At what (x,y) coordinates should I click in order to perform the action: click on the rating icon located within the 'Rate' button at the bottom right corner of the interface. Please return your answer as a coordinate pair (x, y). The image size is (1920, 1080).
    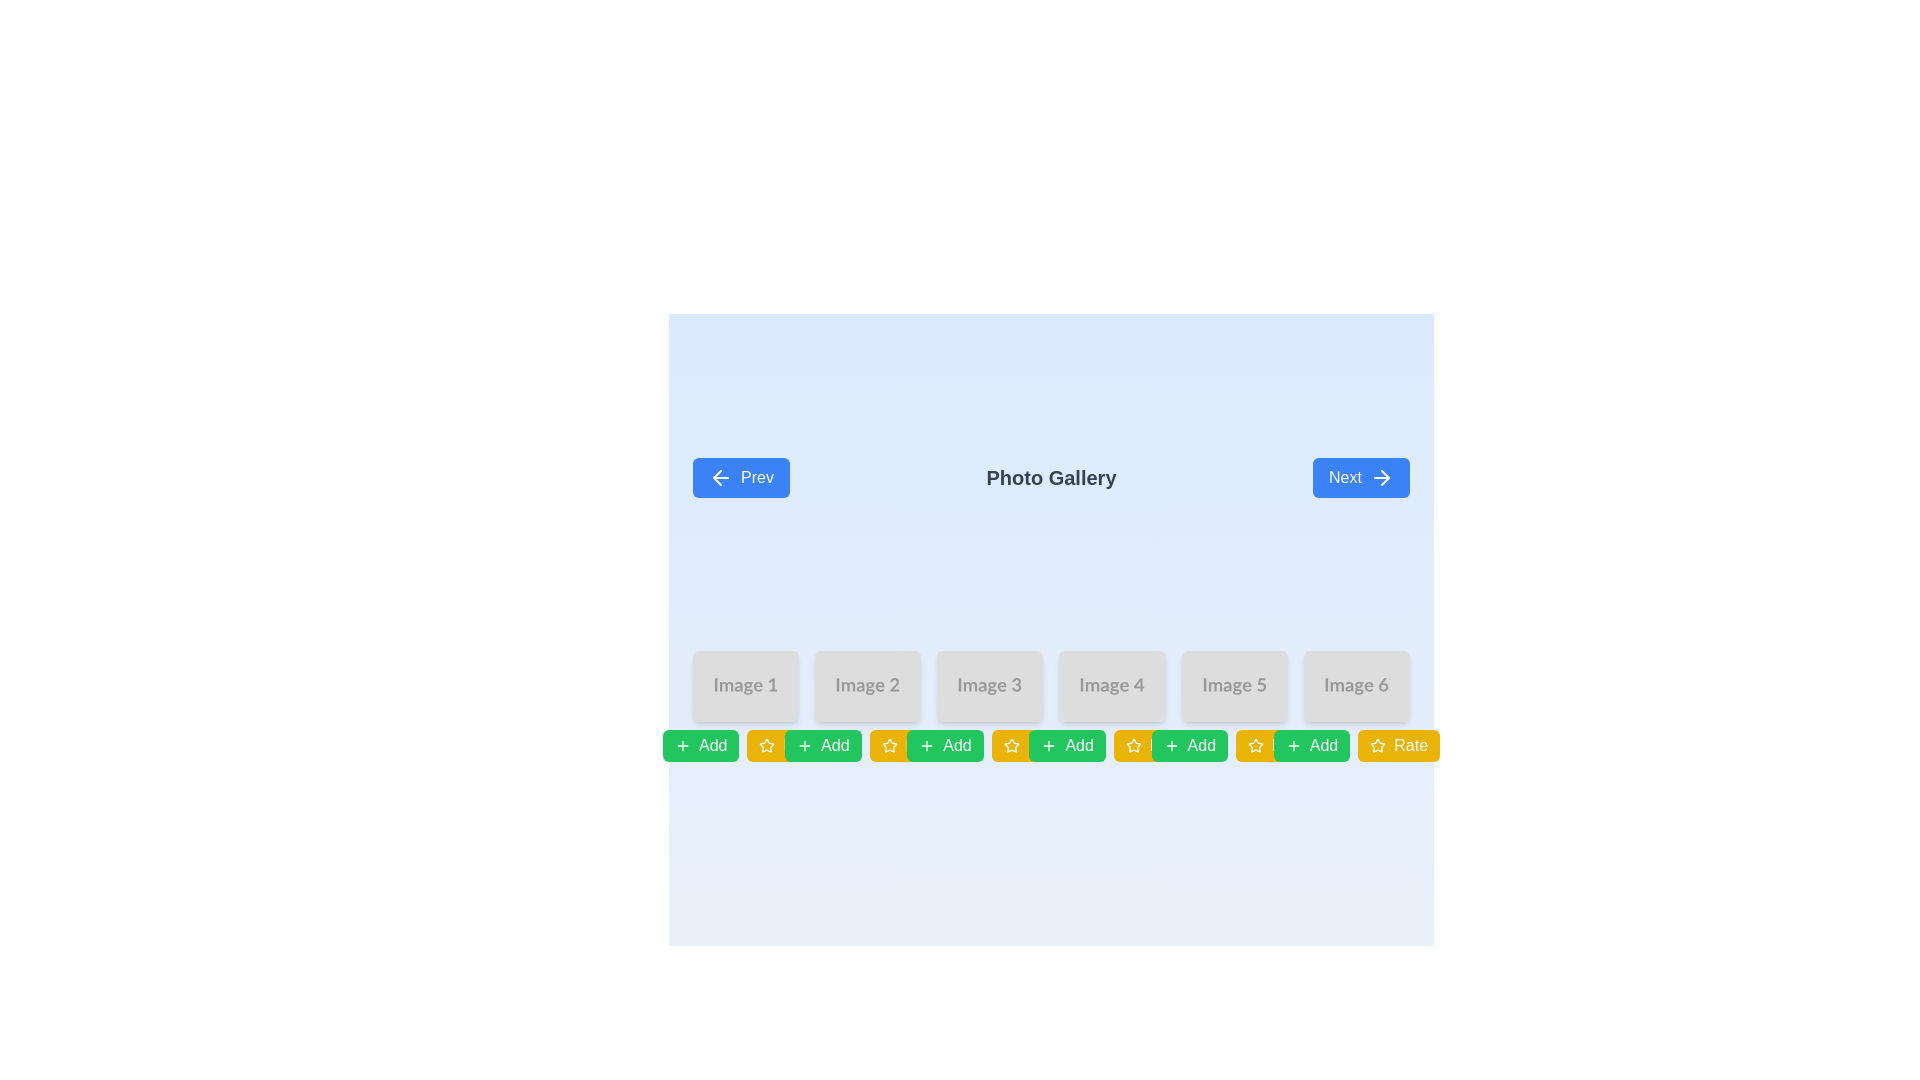
    Looking at the image, I should click on (766, 745).